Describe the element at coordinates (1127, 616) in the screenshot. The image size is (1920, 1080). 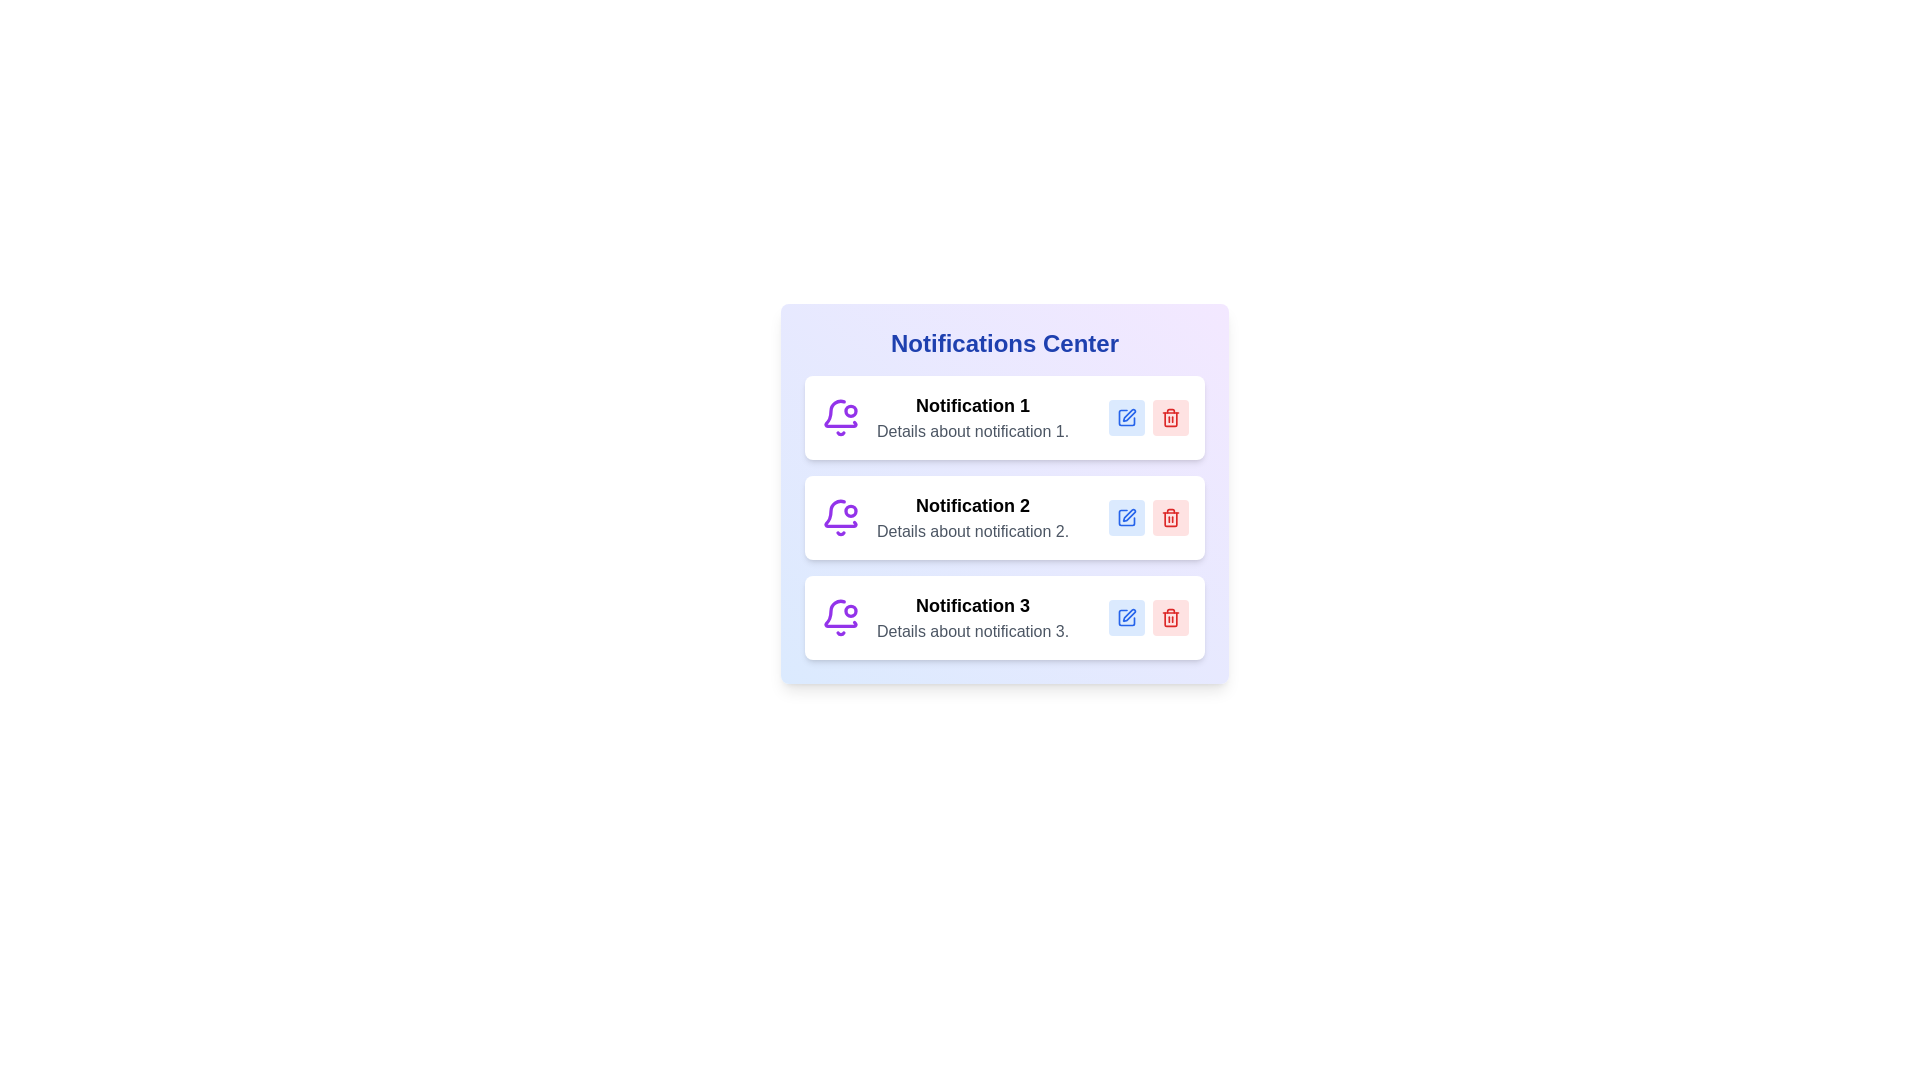
I see `the SVG Icon Button that symbolizes a square with a pen overlay located at the top-right corner of 'Notification 3' to initiate editing` at that location.